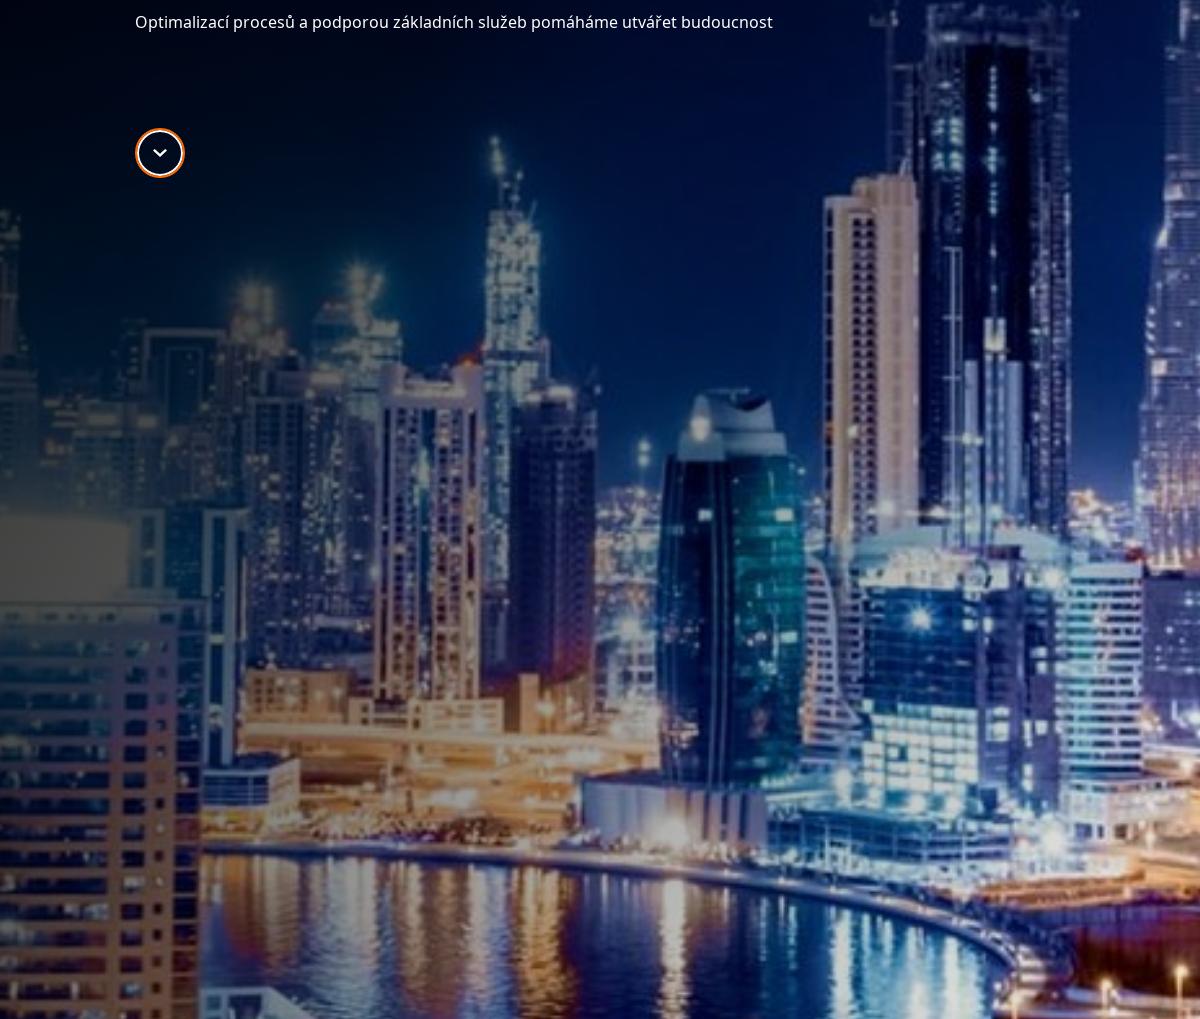 The image size is (1200, 1019). What do you see at coordinates (636, 582) in the screenshot?
I see `'Inteligentní výrobní proces'` at bounding box center [636, 582].